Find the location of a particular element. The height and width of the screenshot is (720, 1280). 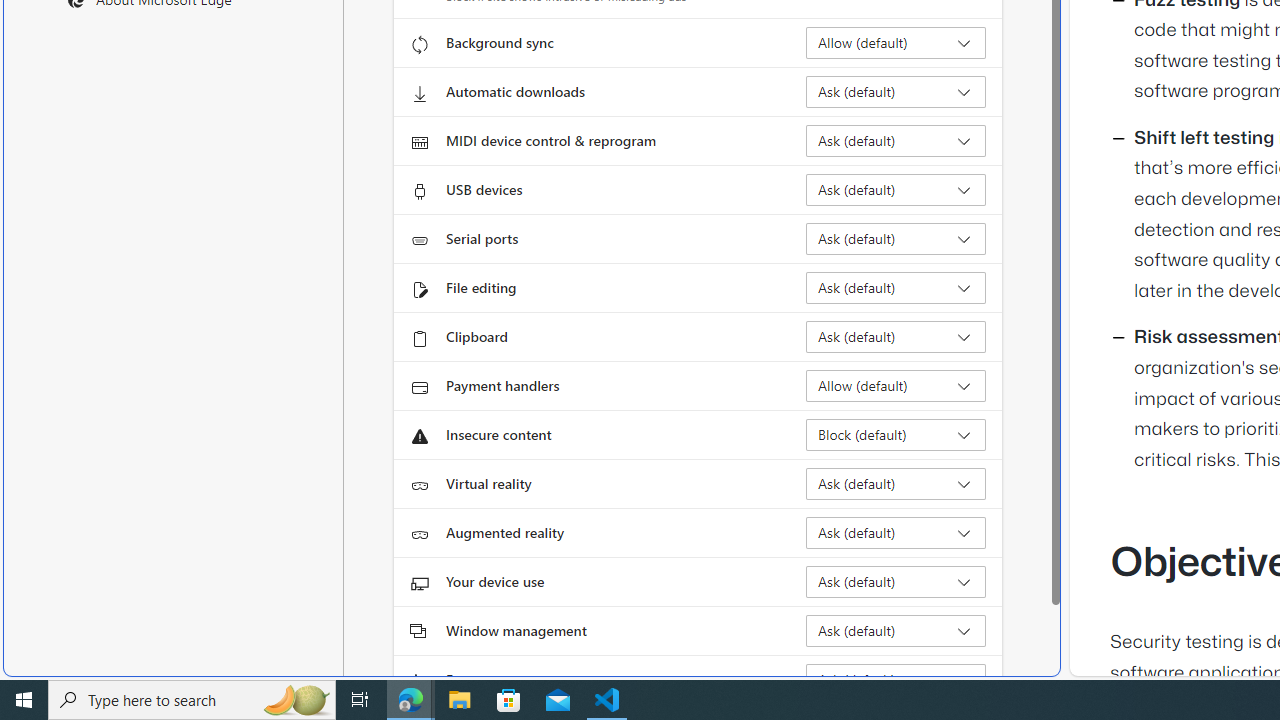

'Fonts Ask (default)' is located at coordinates (895, 679).